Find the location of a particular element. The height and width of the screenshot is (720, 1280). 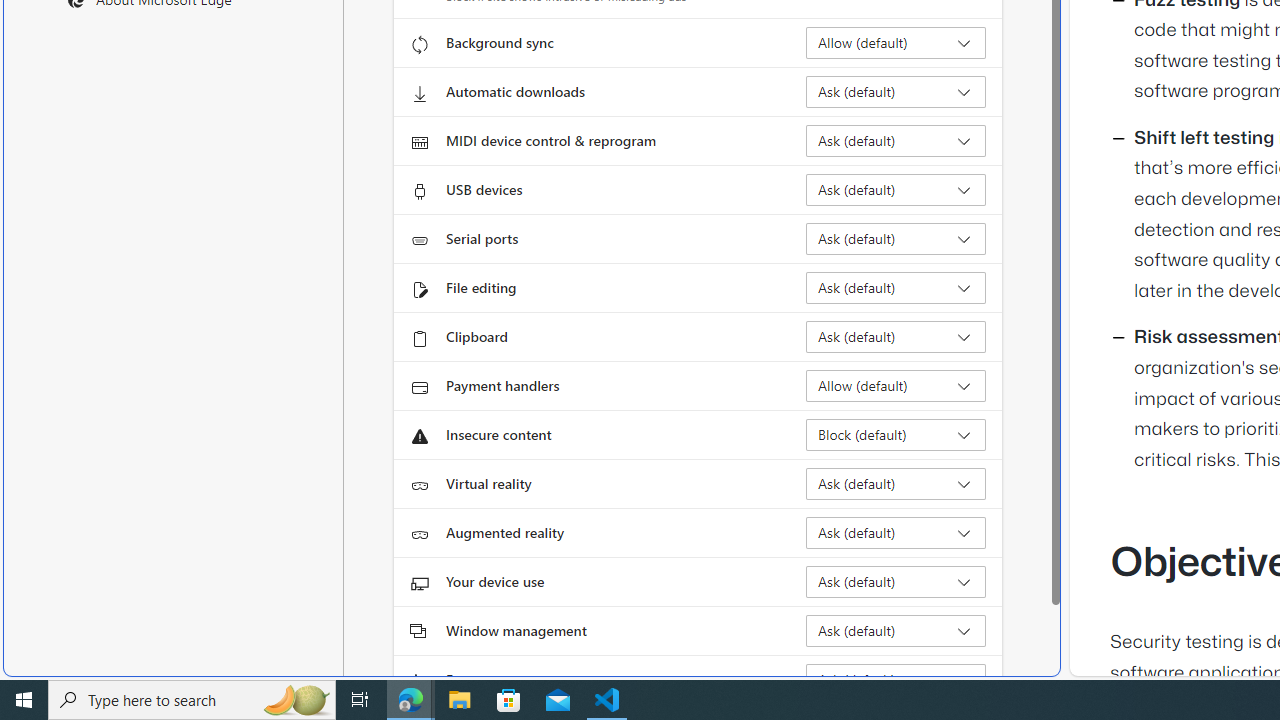

'Fonts Ask (default)' is located at coordinates (895, 679).